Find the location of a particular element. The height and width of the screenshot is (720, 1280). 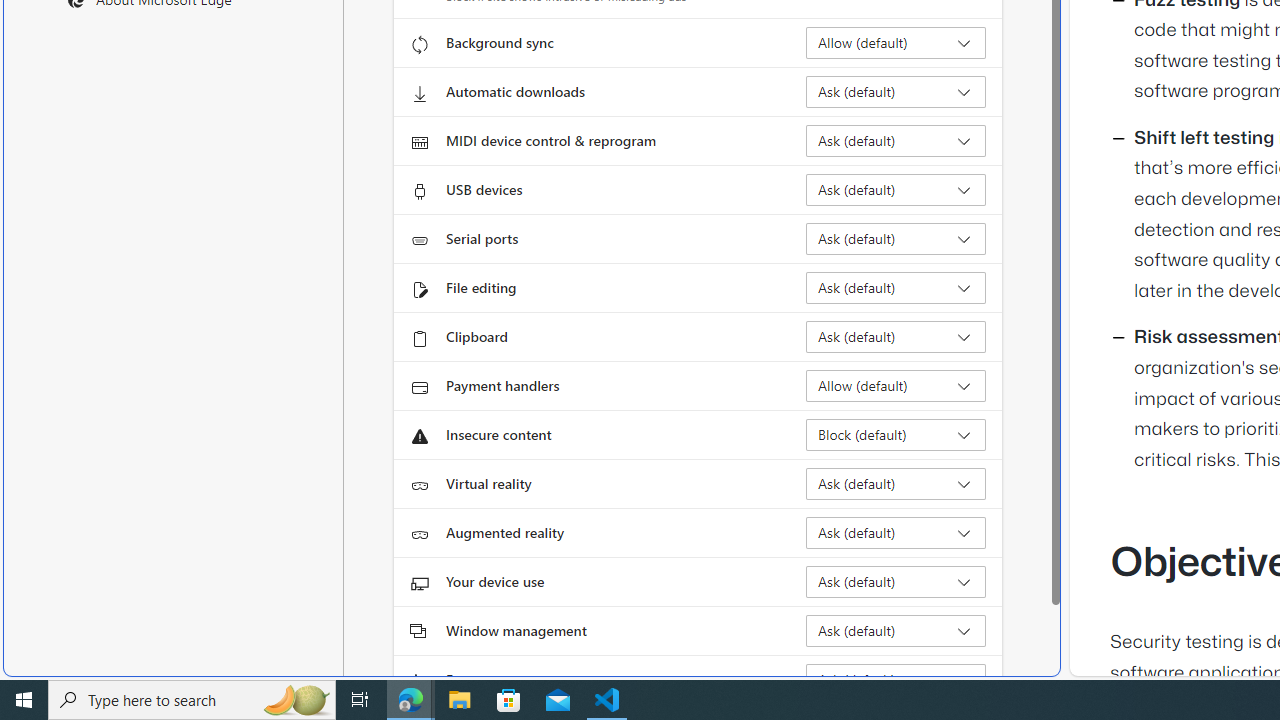

'Fonts Ask (default)' is located at coordinates (895, 679).